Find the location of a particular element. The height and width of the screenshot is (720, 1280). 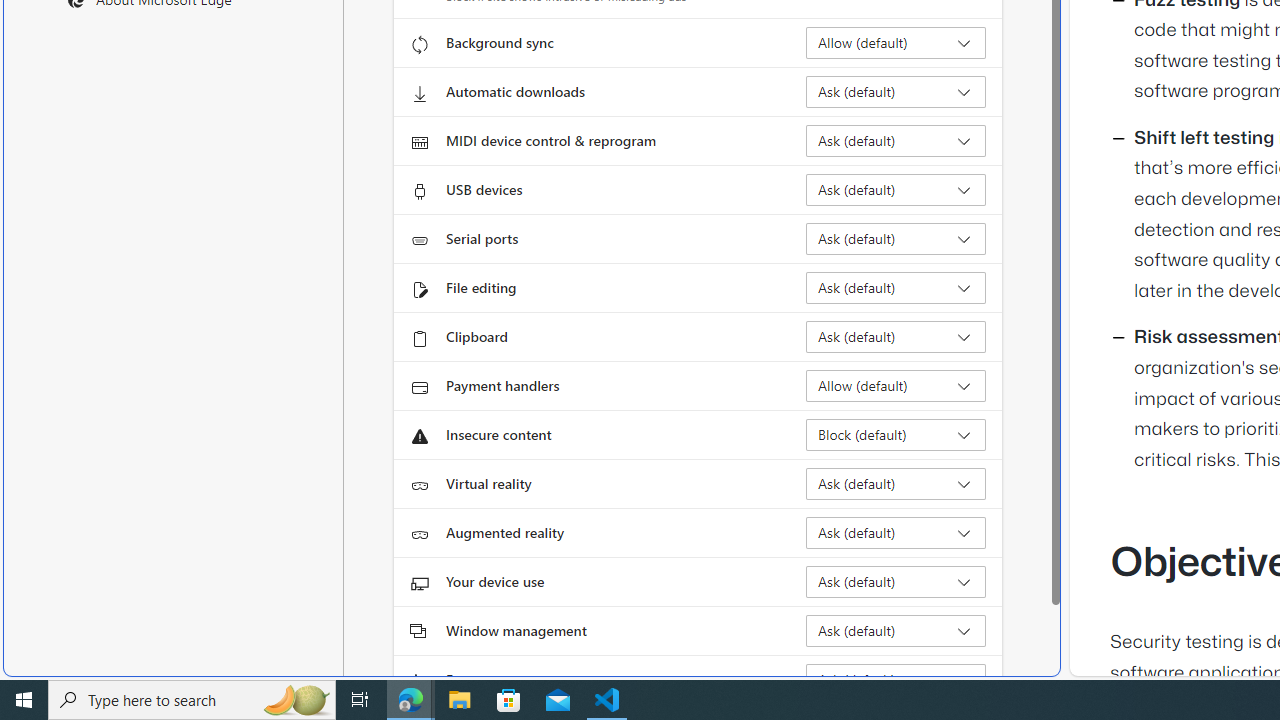

'Fonts Ask (default)' is located at coordinates (895, 679).